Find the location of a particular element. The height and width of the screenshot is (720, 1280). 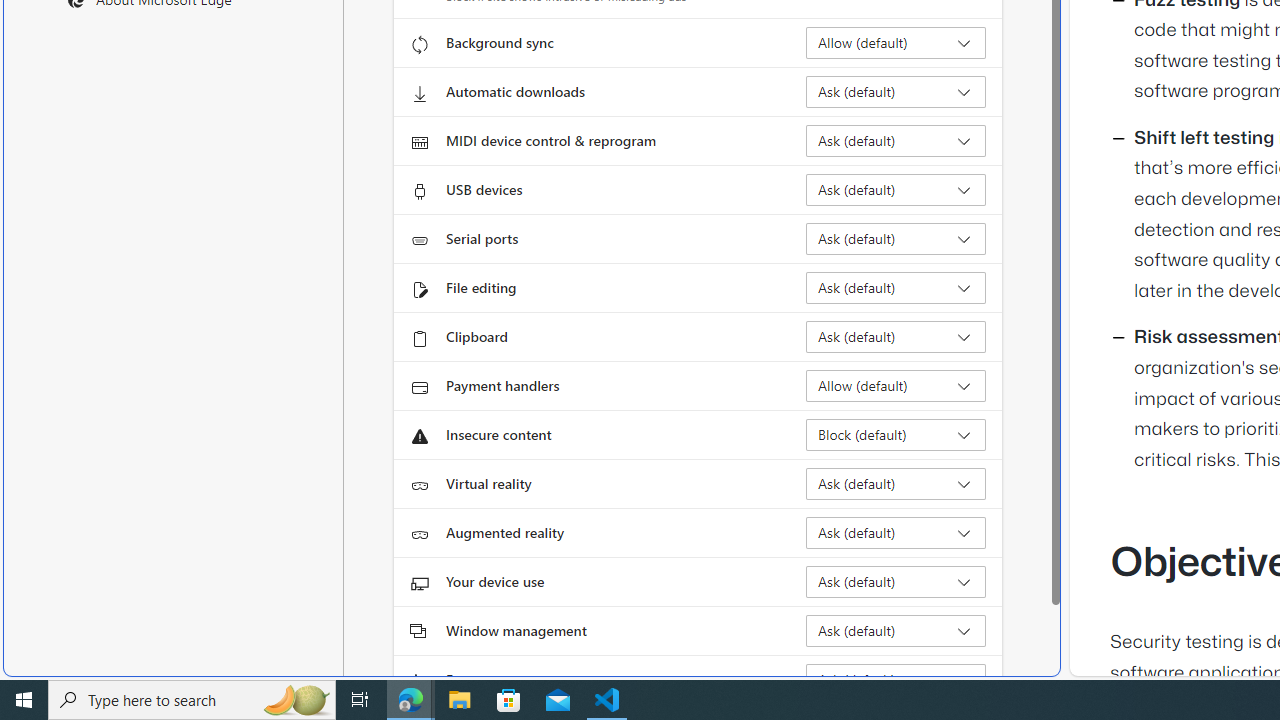

'Fonts Ask (default)' is located at coordinates (895, 679).